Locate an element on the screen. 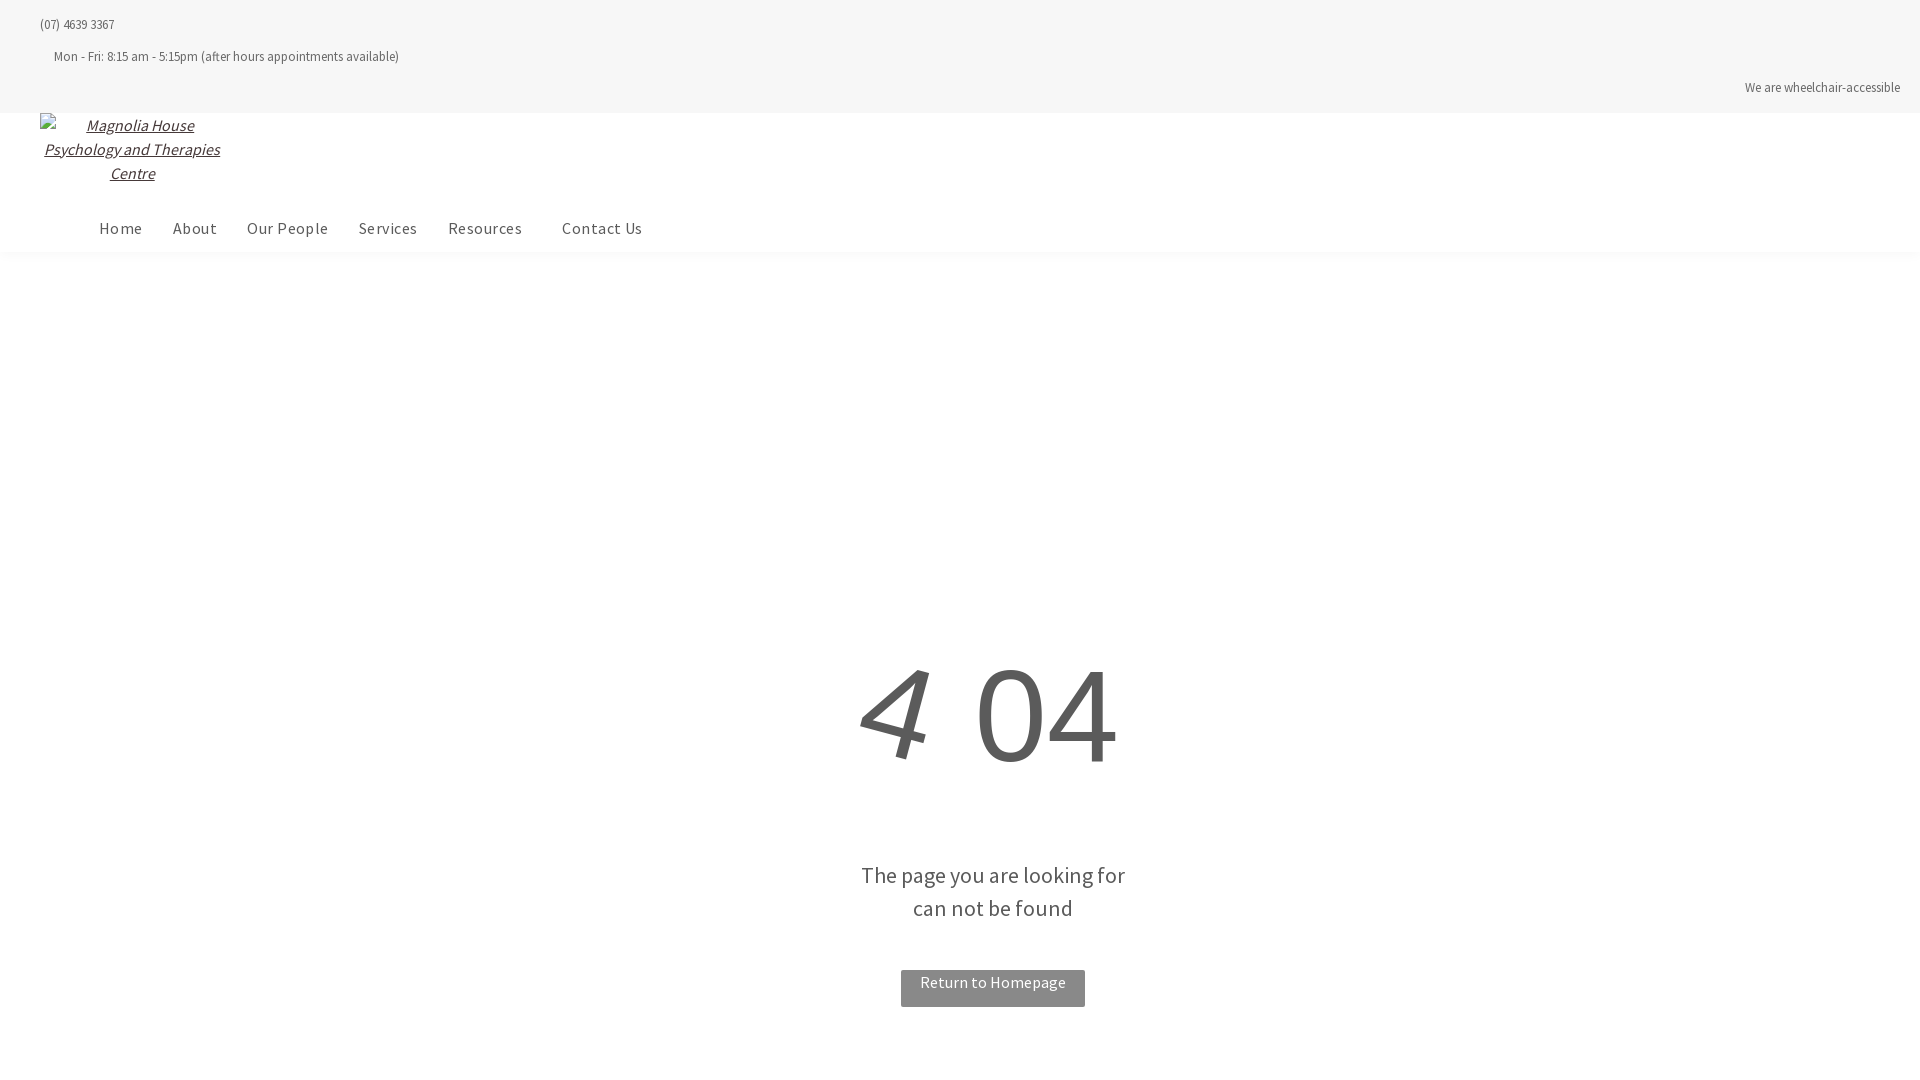 The height and width of the screenshot is (1080, 1920). 'Home' is located at coordinates (119, 226).